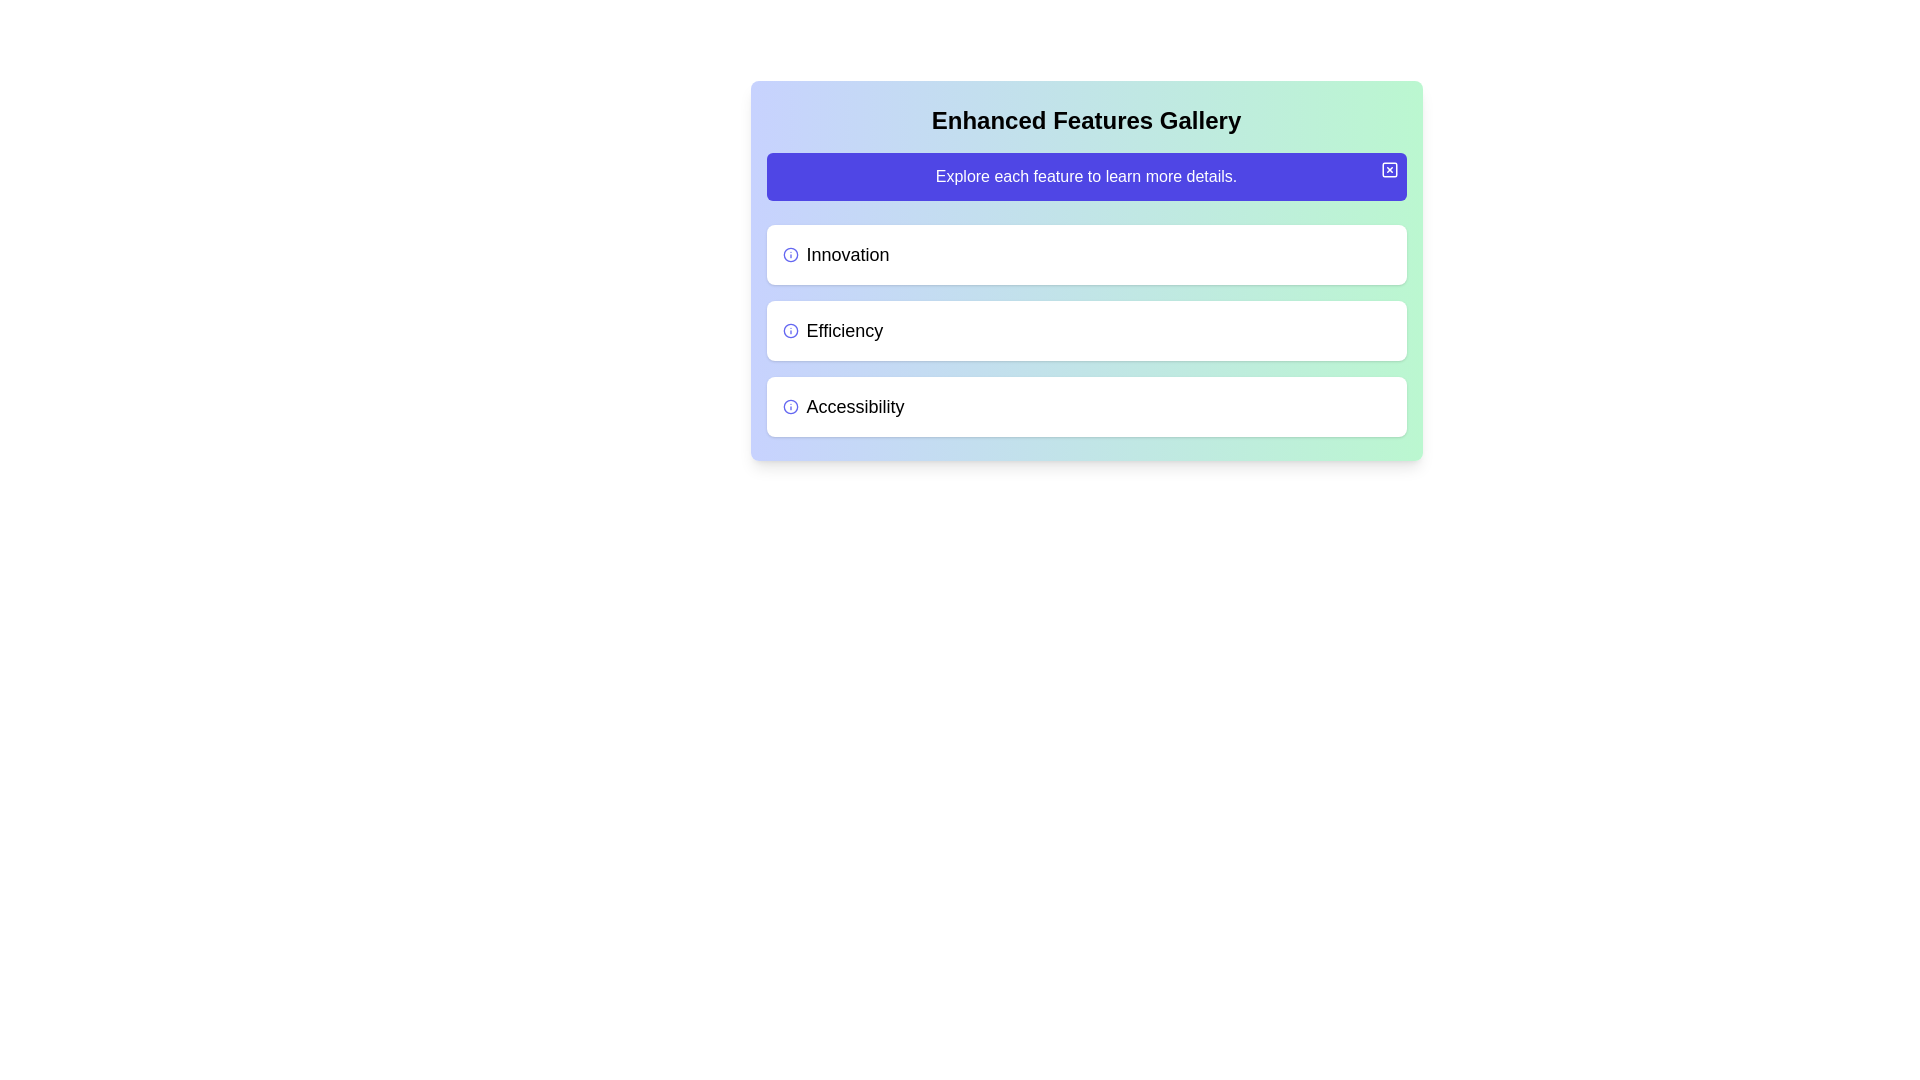 The height and width of the screenshot is (1080, 1920). What do you see at coordinates (1085, 330) in the screenshot?
I see `the 'Efficiency' card, which is the second card in the vertical list of three cards under the 'Enhanced Features Gallery' section, positioned between 'Innovation' and 'Accessibility'` at bounding box center [1085, 330].